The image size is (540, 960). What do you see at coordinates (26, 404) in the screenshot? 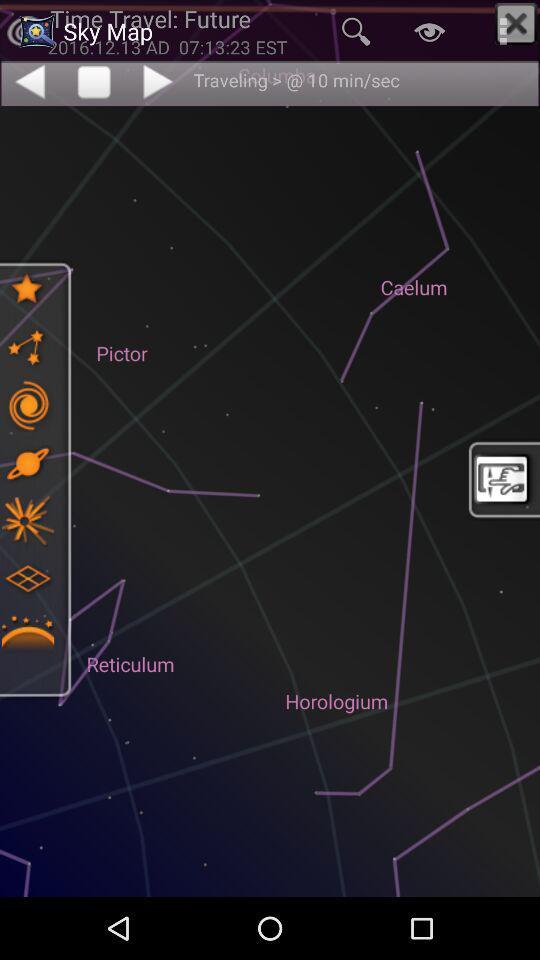
I see `the sliders icon` at bounding box center [26, 404].